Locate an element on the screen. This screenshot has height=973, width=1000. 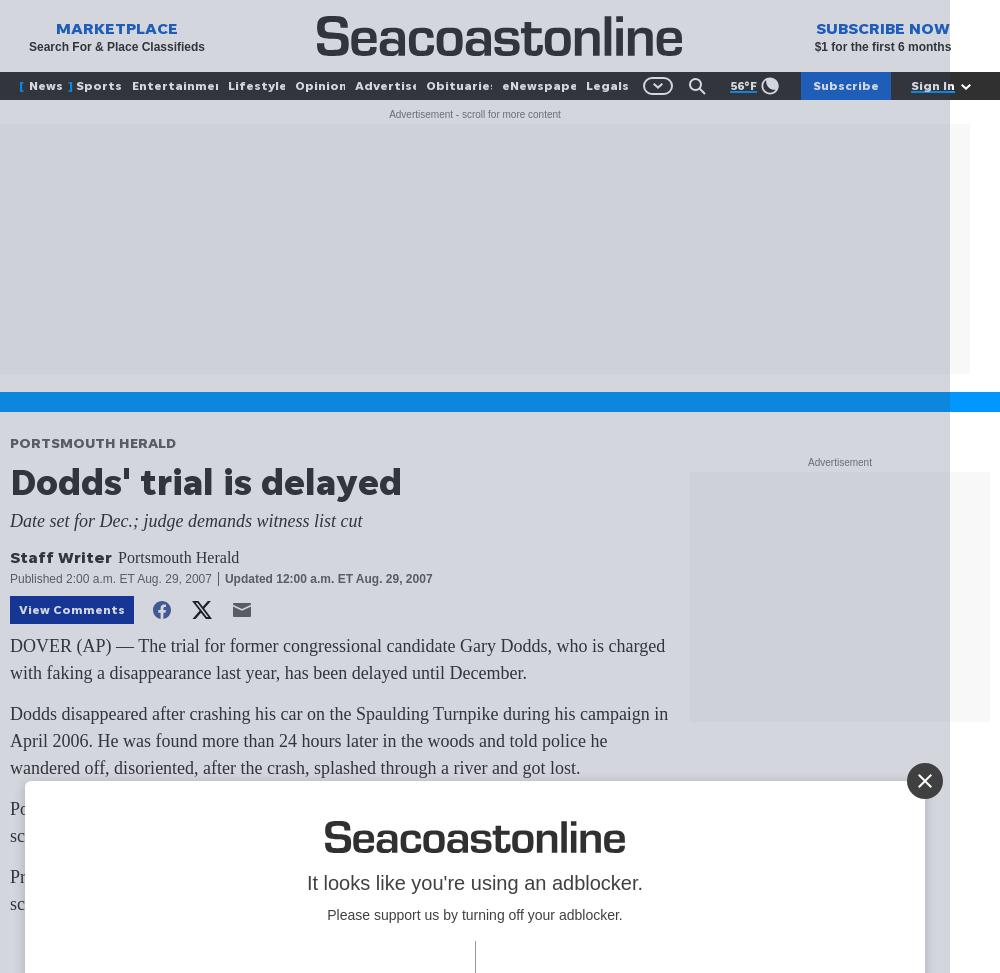
'Dodds' trial is delayed' is located at coordinates (205, 480).